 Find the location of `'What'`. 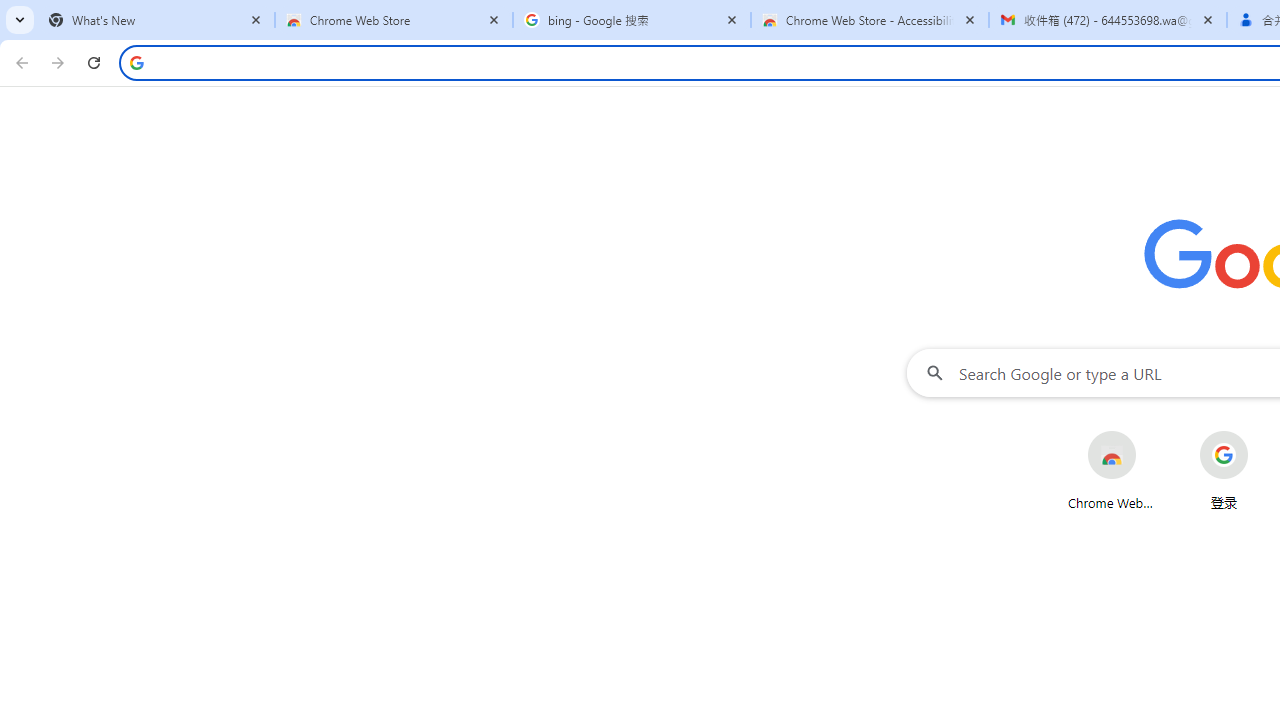

'What' is located at coordinates (155, 20).